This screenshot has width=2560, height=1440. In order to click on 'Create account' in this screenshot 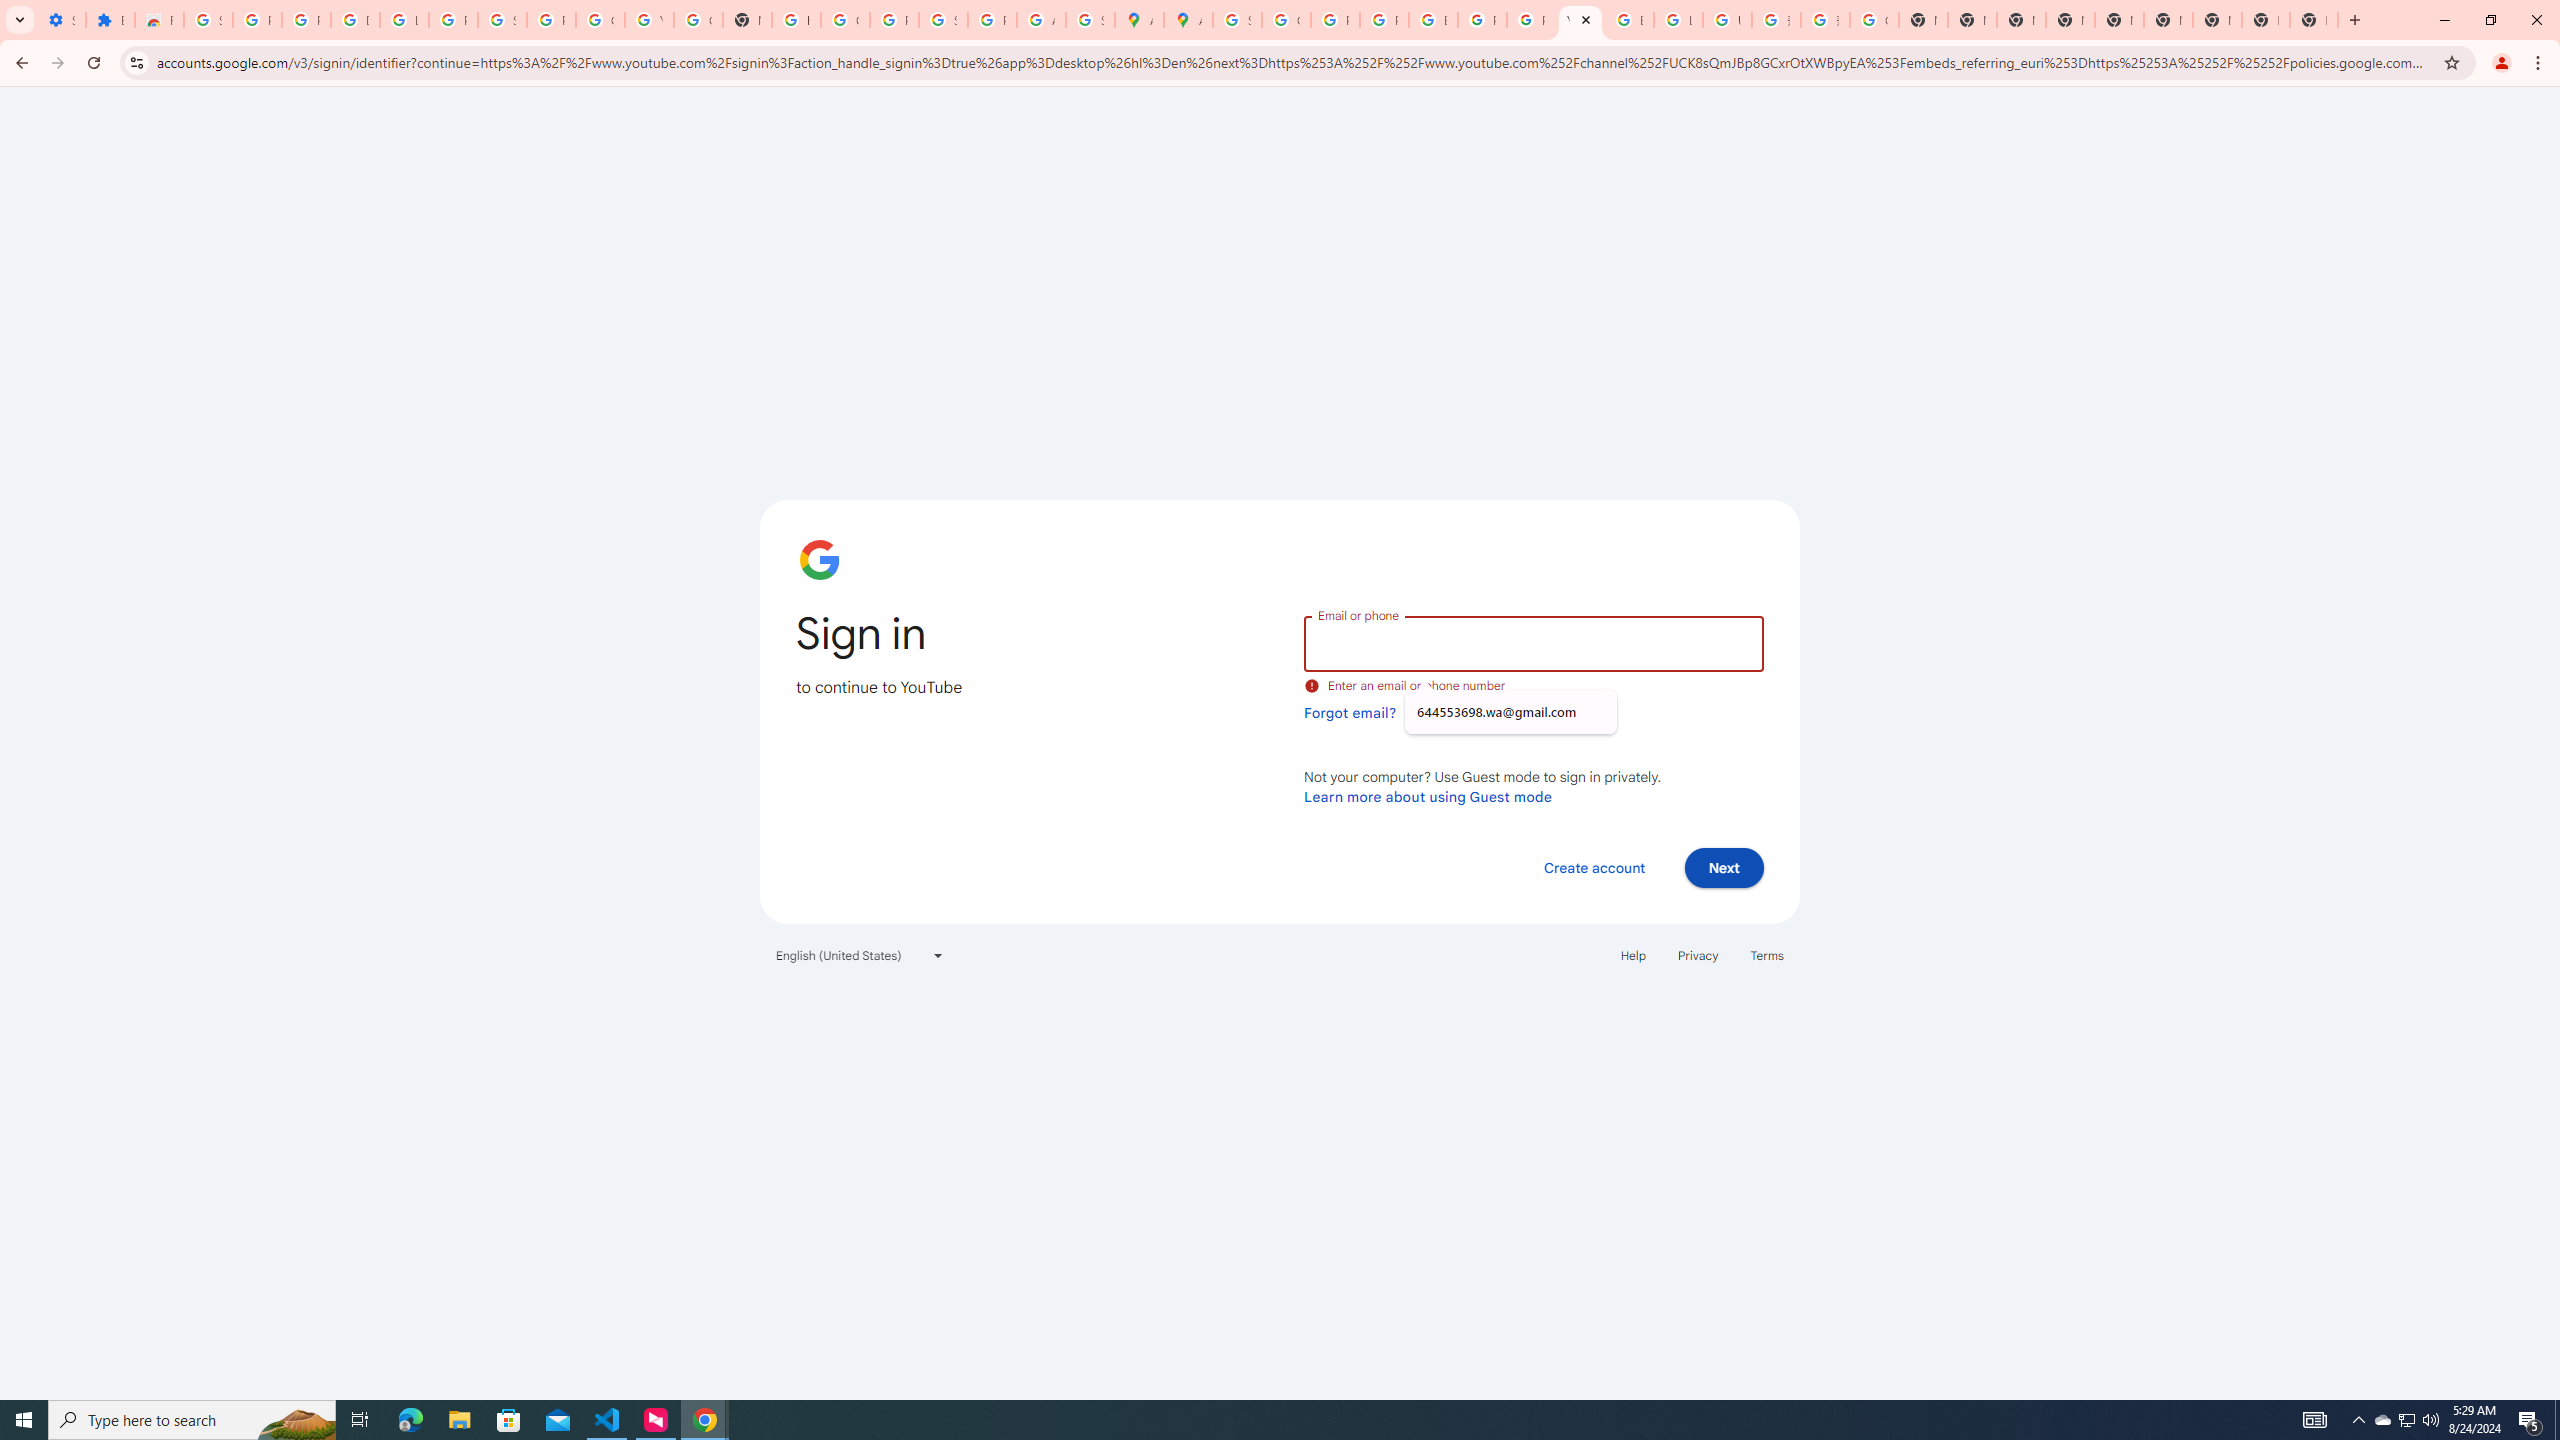, I will do `click(1593, 866)`.